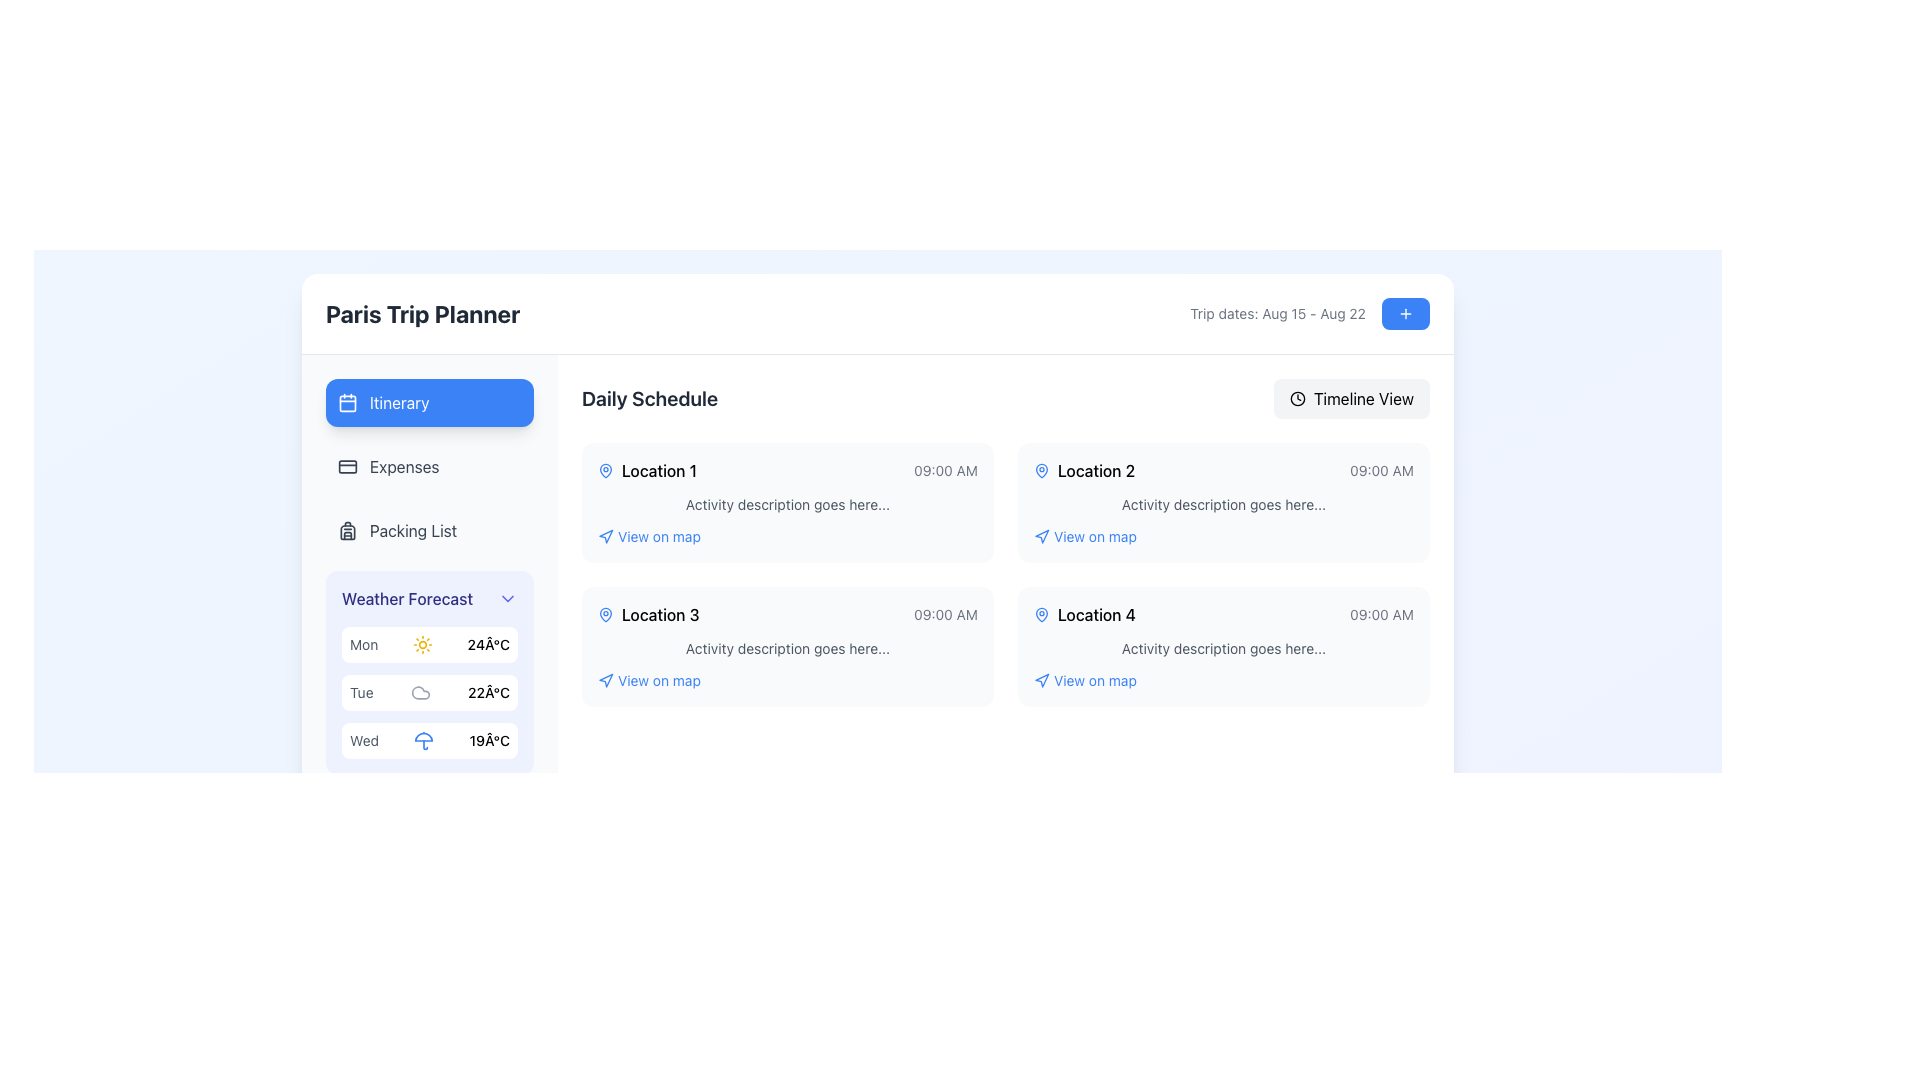 The image size is (1920, 1080). I want to click on the minimalistic plus icon centered inside the blue button at the top-right corner of the interface, so click(1405, 313).